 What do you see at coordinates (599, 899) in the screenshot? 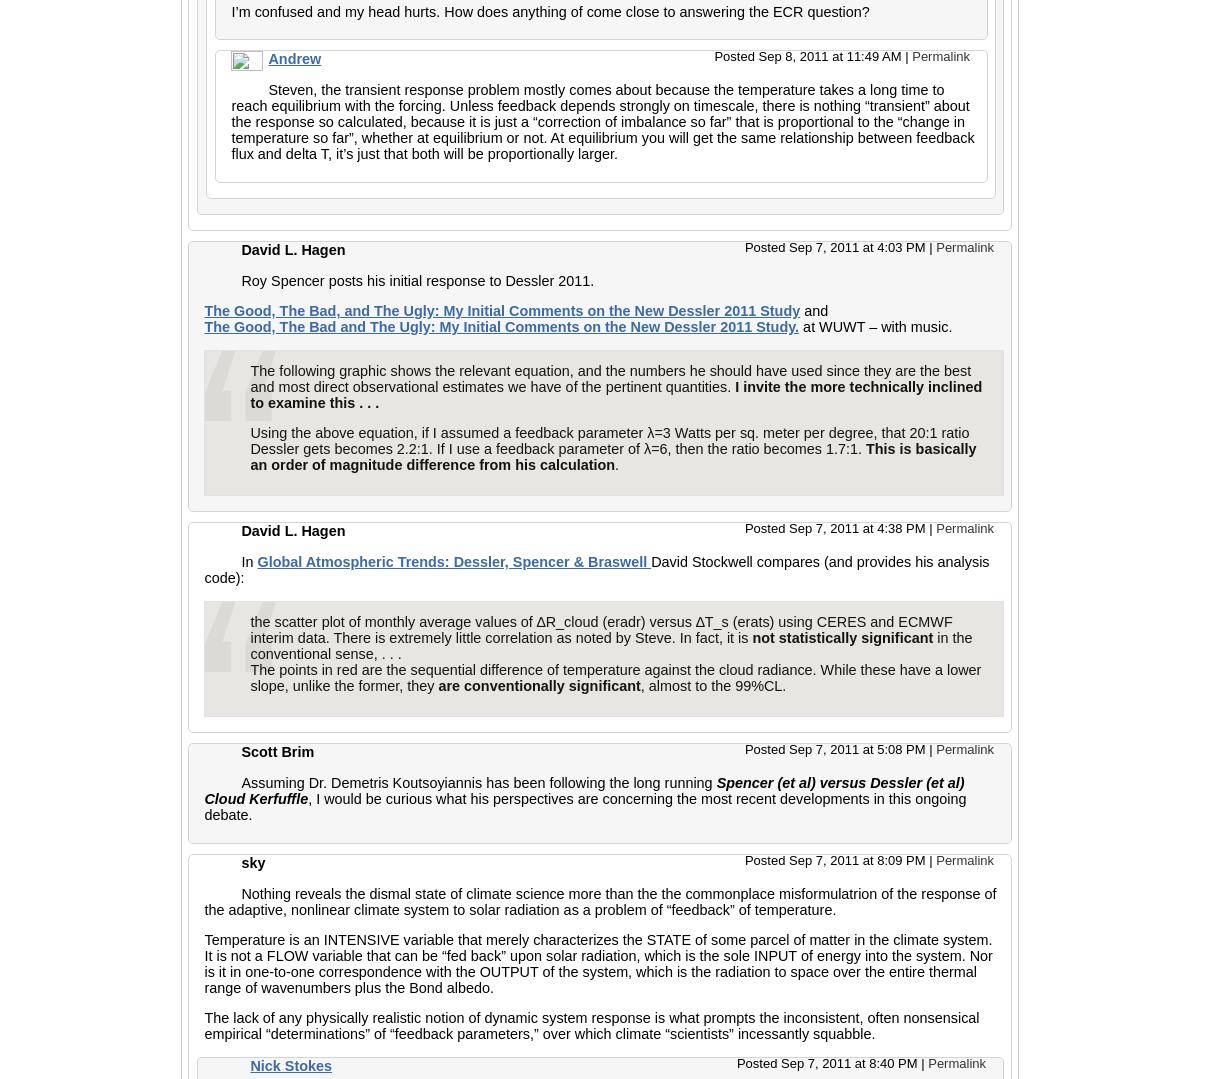
I see `'Nothing reveals the dismal state of climate science more than the the commonplace misformulatrion of the response of the adaptive, nonlinear climate system to solar radiation as a problem of “feedback” of temperature.'` at bounding box center [599, 899].